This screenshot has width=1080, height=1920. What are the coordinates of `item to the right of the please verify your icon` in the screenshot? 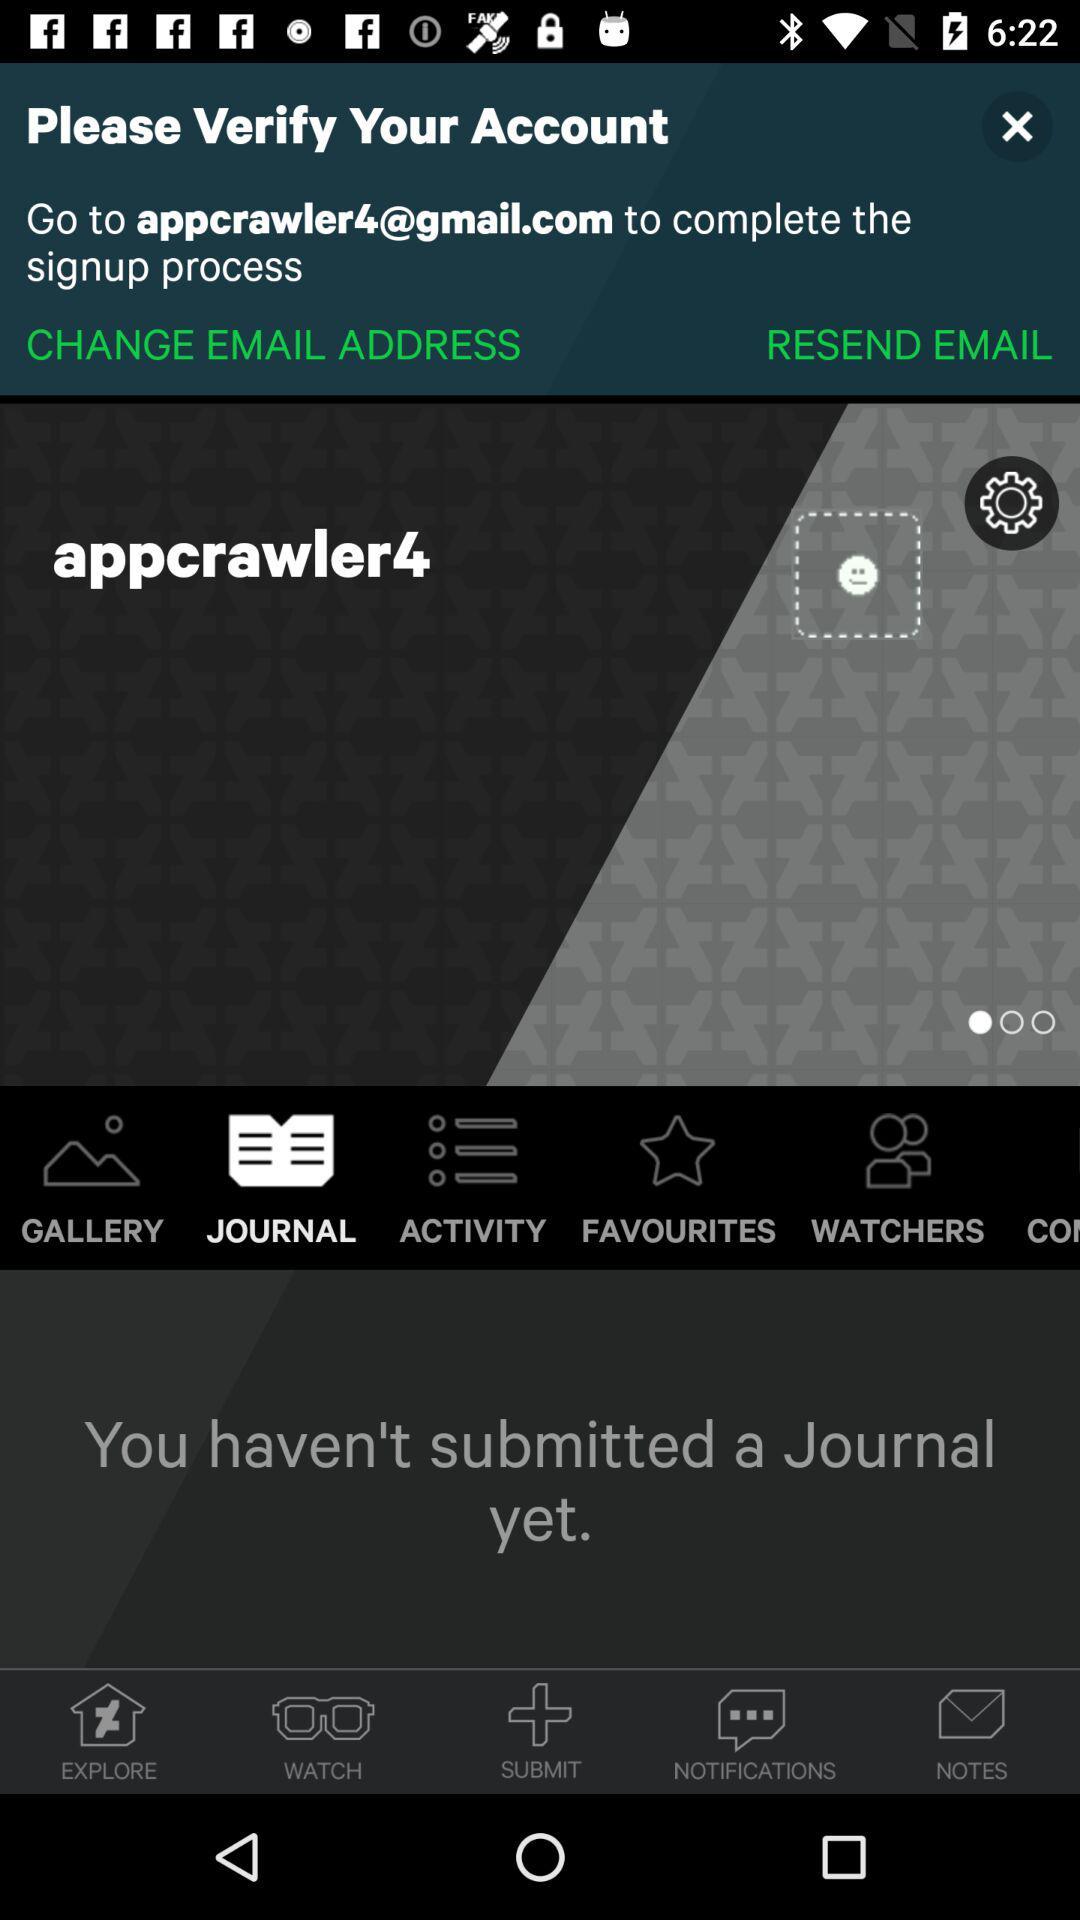 It's located at (1017, 124).